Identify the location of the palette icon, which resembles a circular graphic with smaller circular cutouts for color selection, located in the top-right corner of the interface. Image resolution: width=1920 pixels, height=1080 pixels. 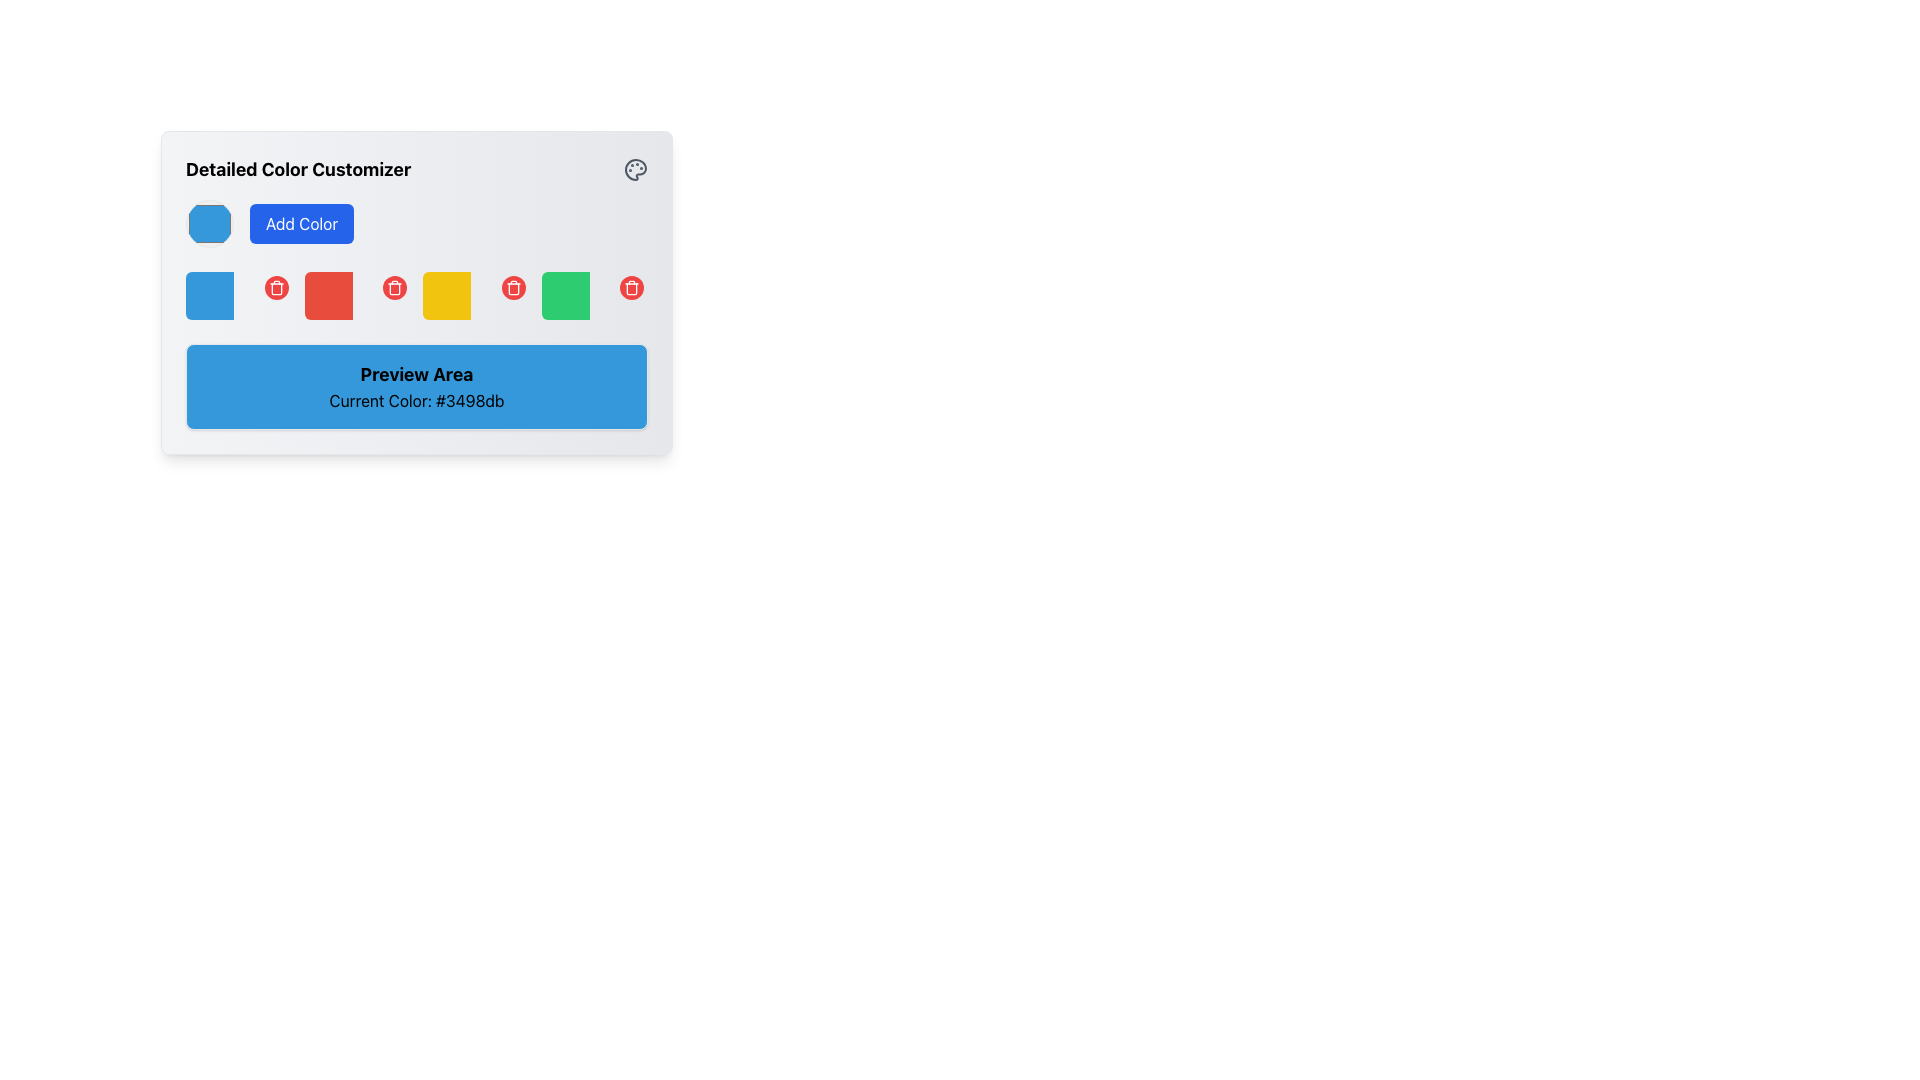
(634, 168).